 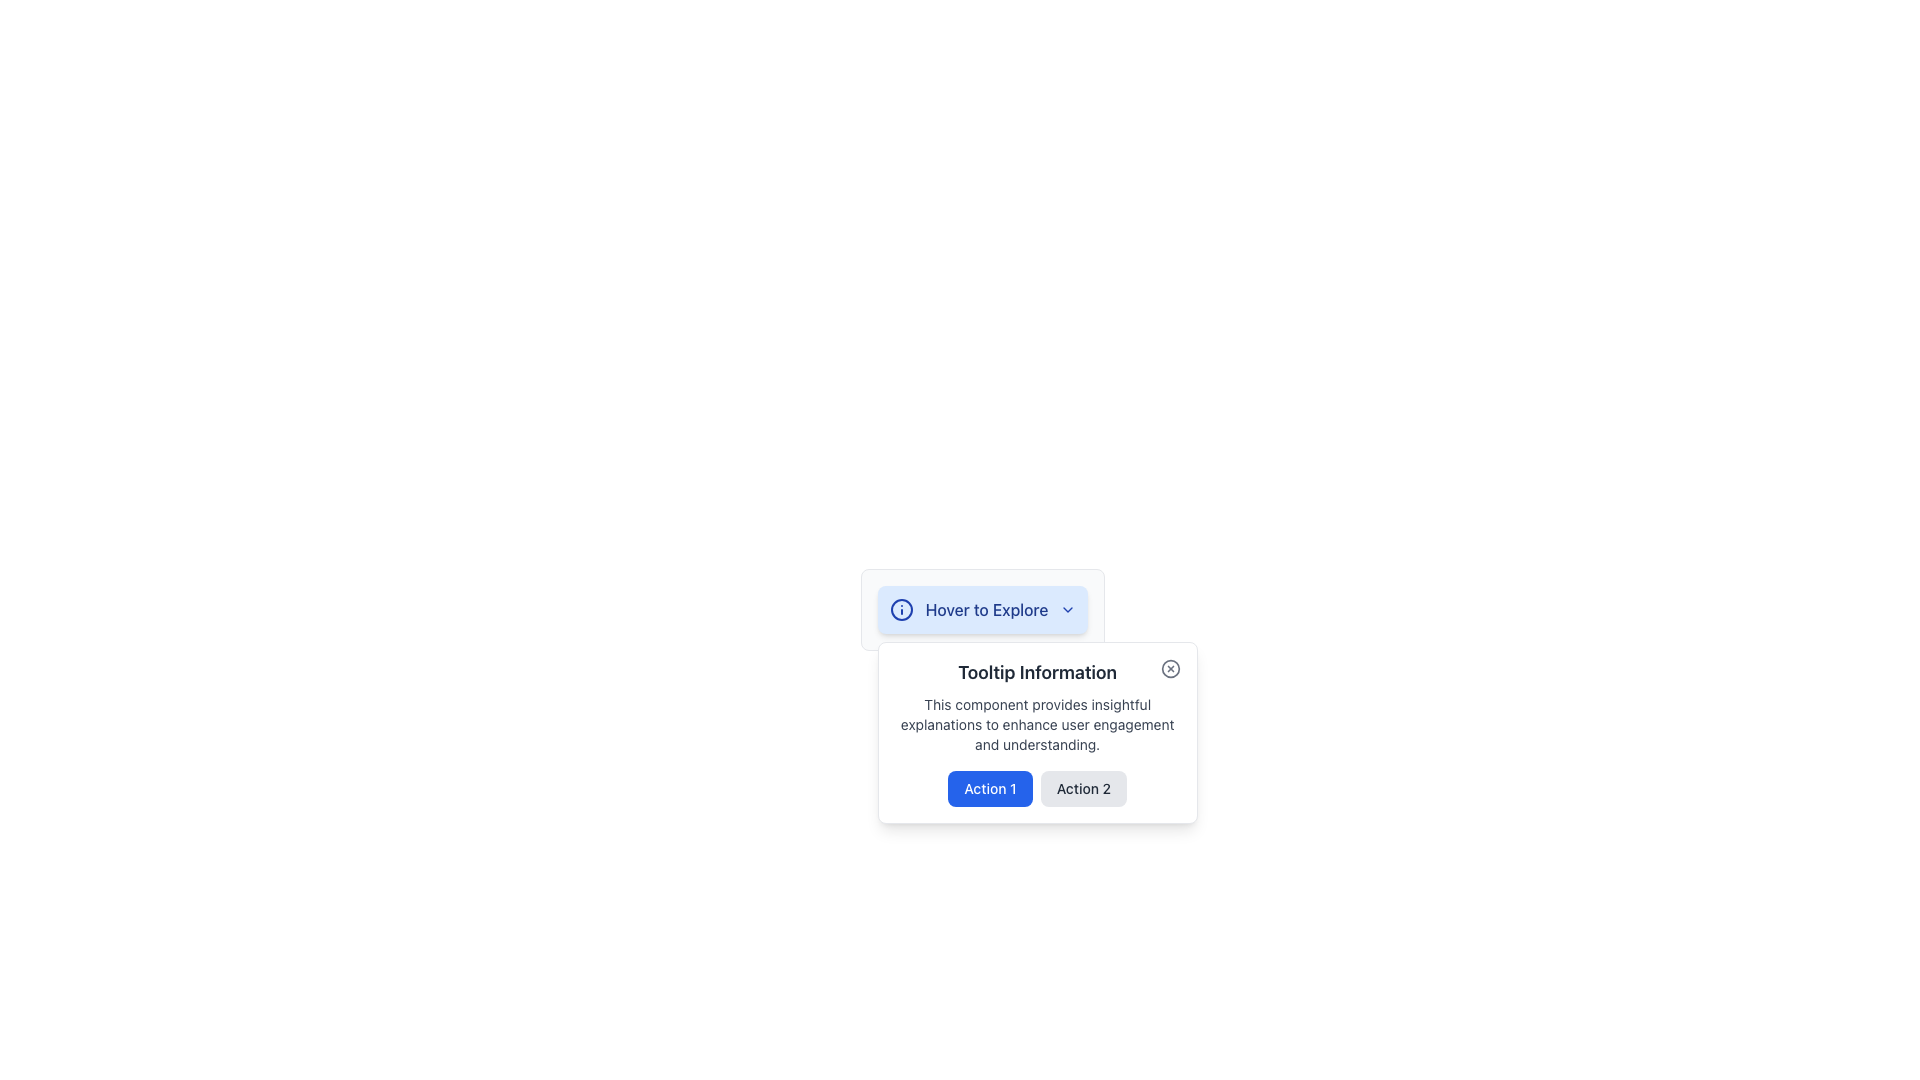 What do you see at coordinates (900, 608) in the screenshot?
I see `the decorative border SVG circle component of the 'info' icon, located to the left of the 'Hover` at bounding box center [900, 608].